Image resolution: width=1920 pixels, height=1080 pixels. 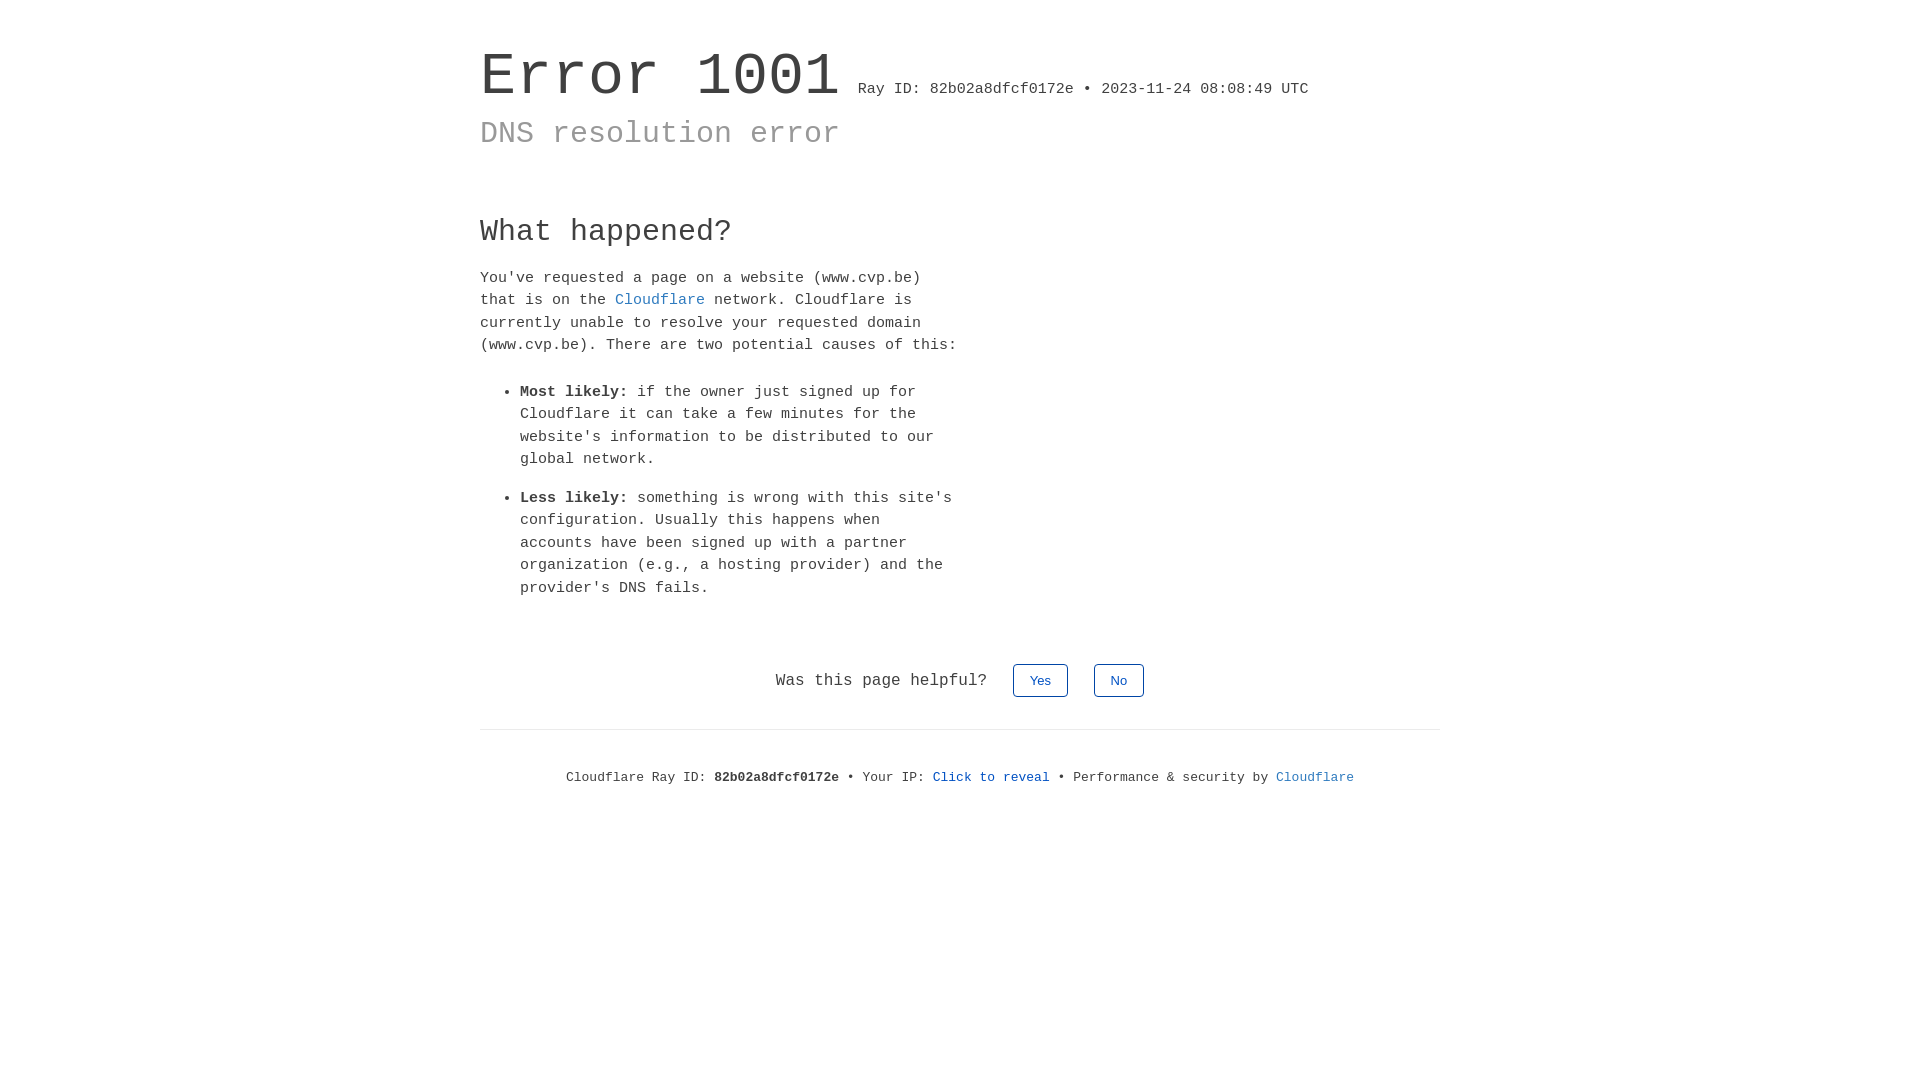 I want to click on 'Yes', so click(x=1040, y=679).